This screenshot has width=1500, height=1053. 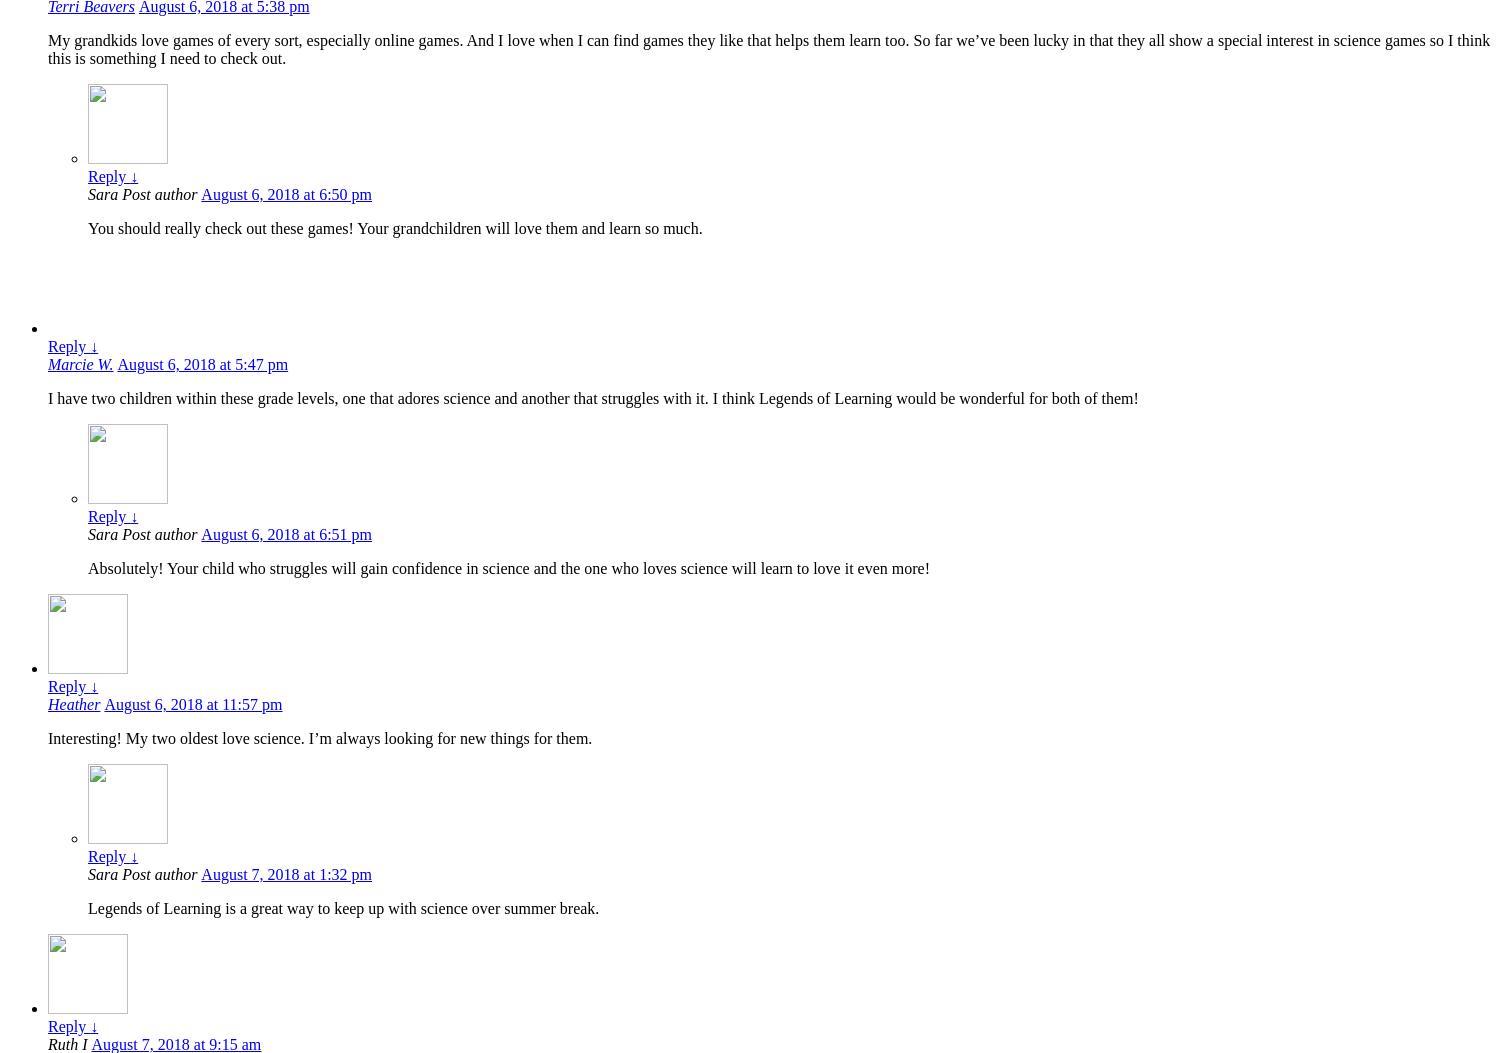 What do you see at coordinates (394, 228) in the screenshot?
I see `'You should really check out these games! Your grandchildren will love them and learn so much.'` at bounding box center [394, 228].